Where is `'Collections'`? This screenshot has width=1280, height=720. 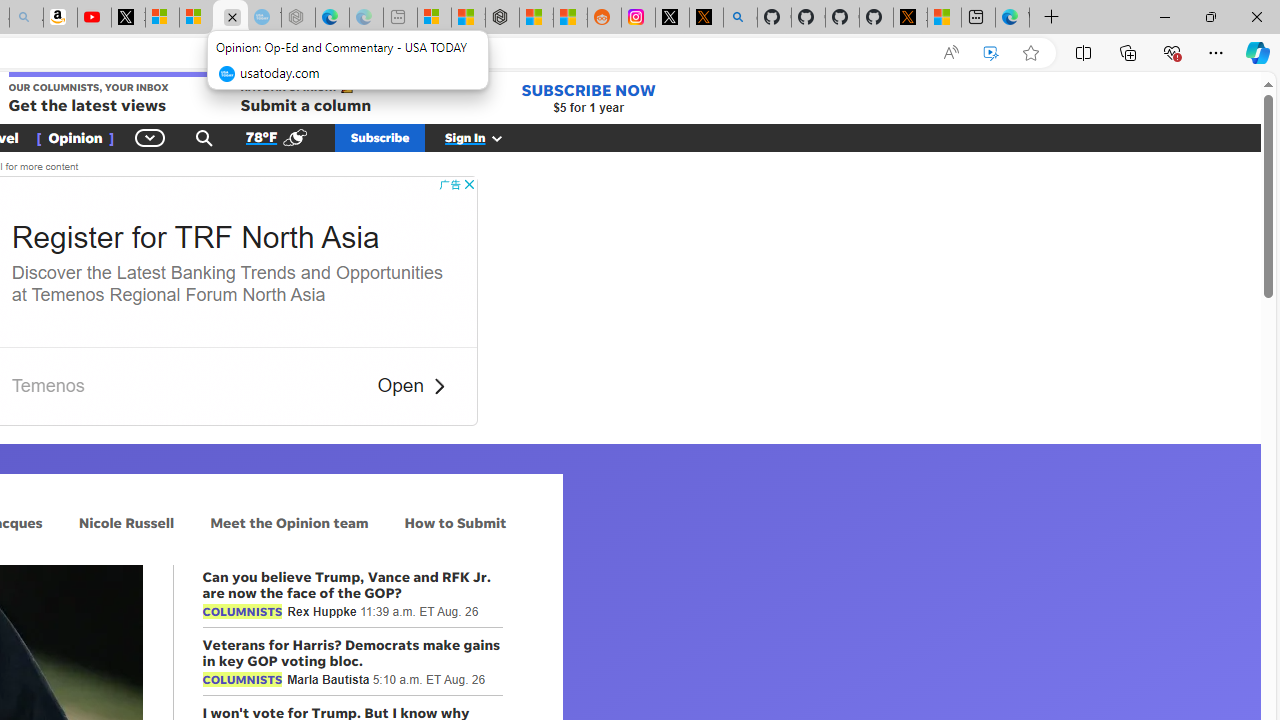 'Collections' is located at coordinates (1128, 51).